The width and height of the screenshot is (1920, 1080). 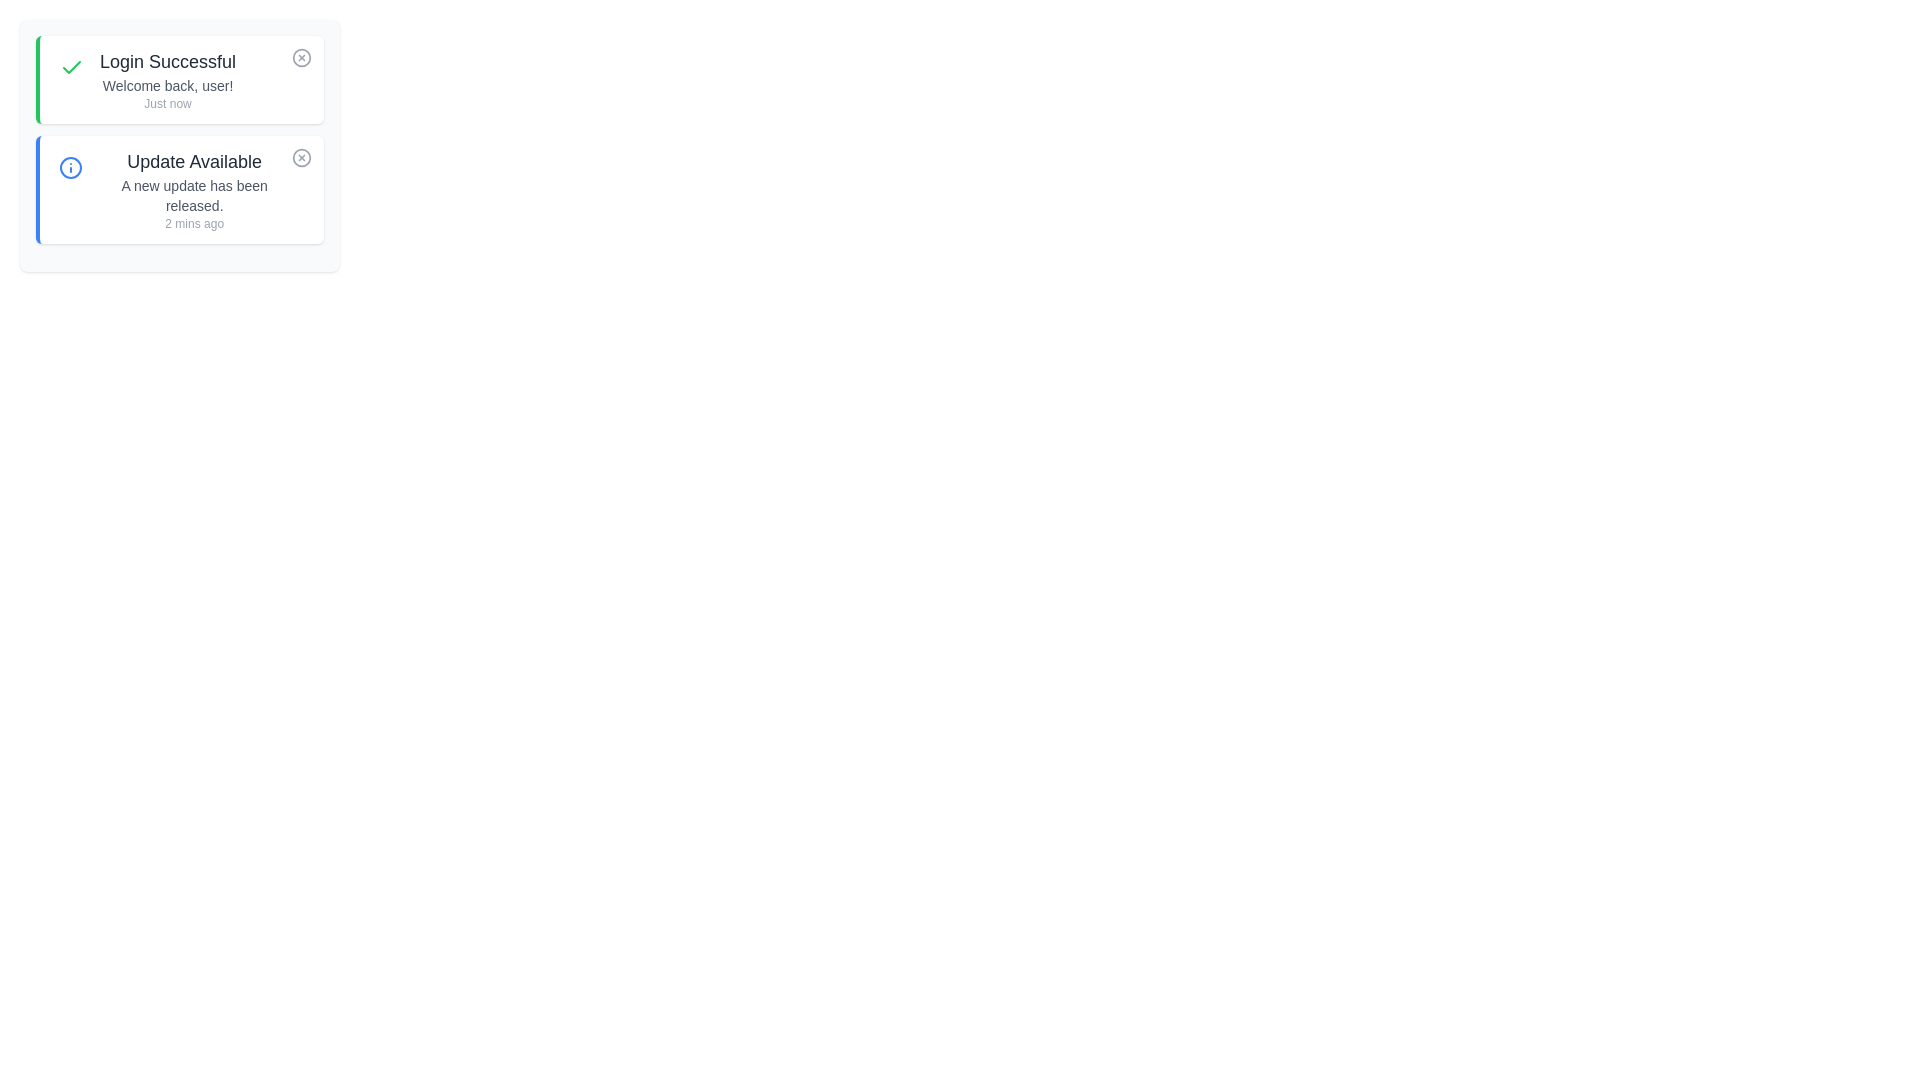 I want to click on timestamp from the Text label displaying time-related information about the event in the second card, so click(x=194, y=223).